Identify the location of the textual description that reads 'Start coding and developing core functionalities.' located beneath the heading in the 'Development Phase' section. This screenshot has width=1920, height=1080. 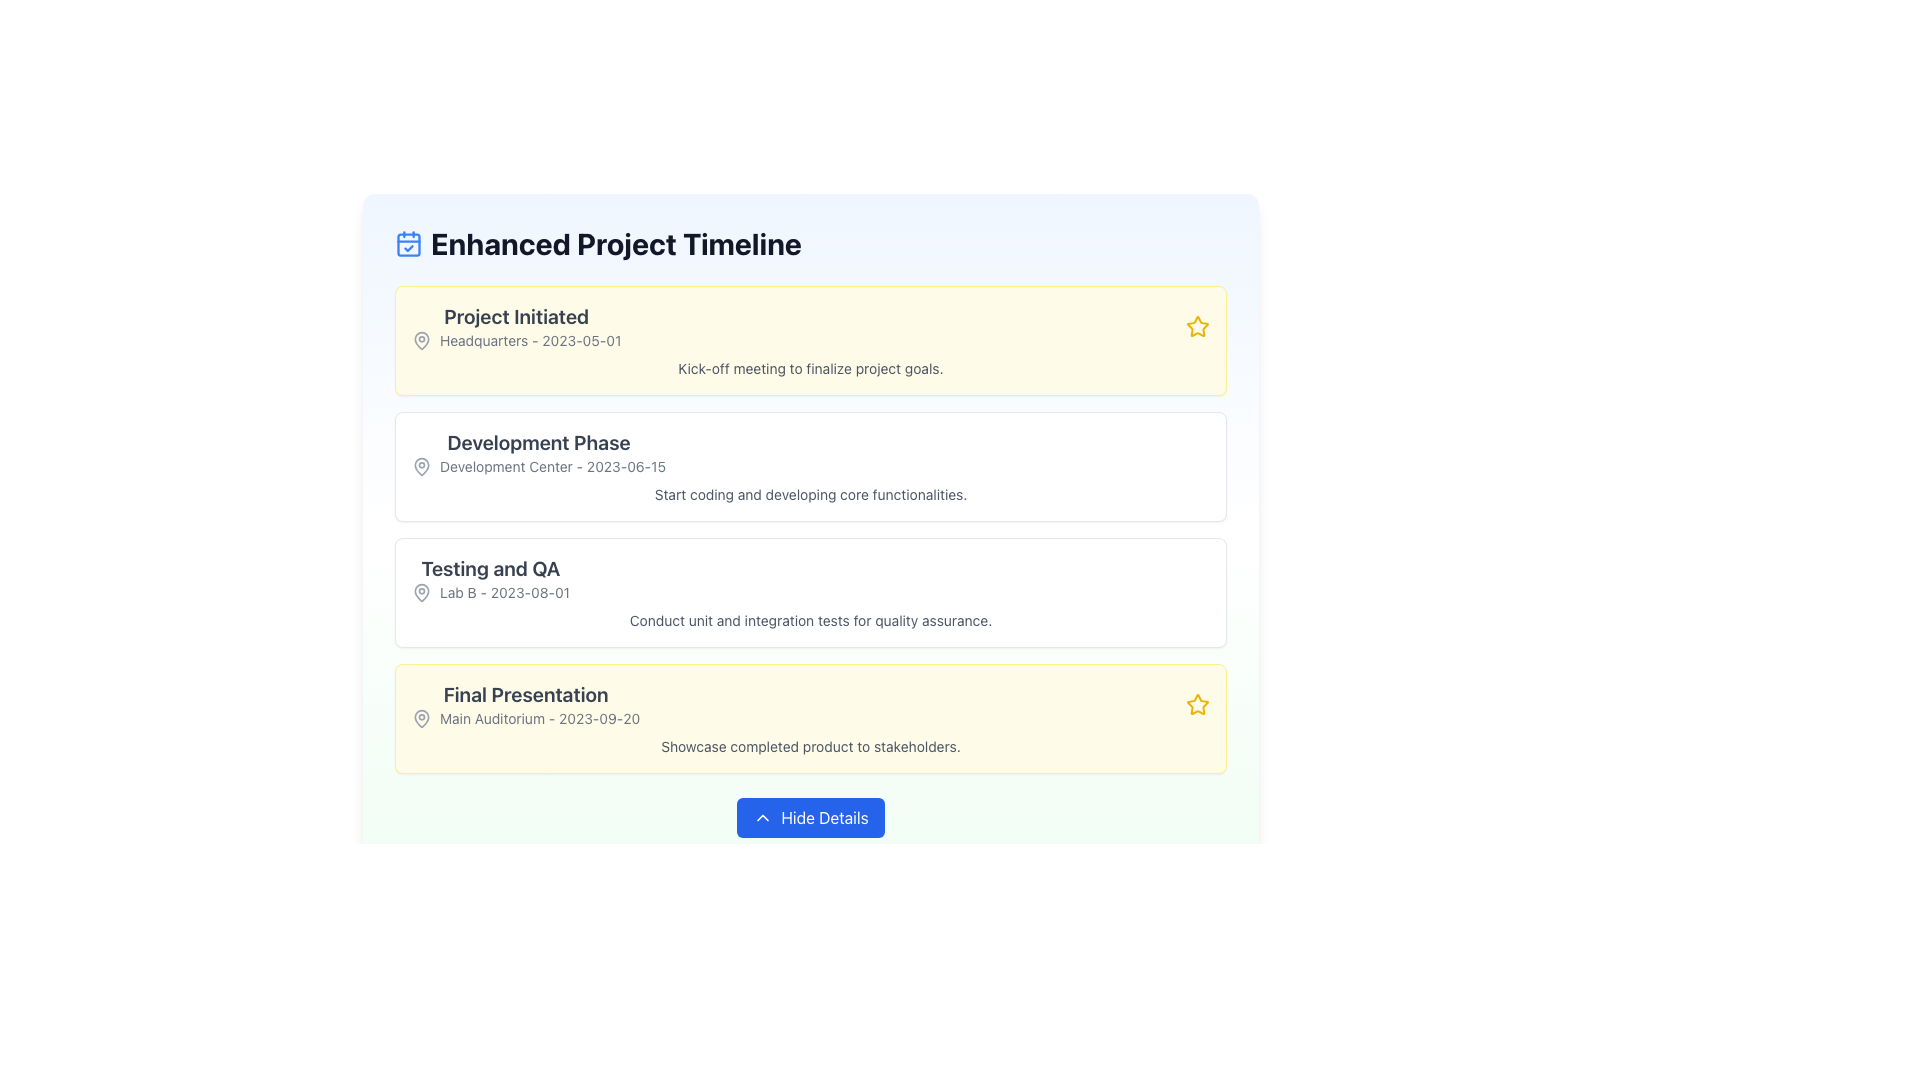
(811, 494).